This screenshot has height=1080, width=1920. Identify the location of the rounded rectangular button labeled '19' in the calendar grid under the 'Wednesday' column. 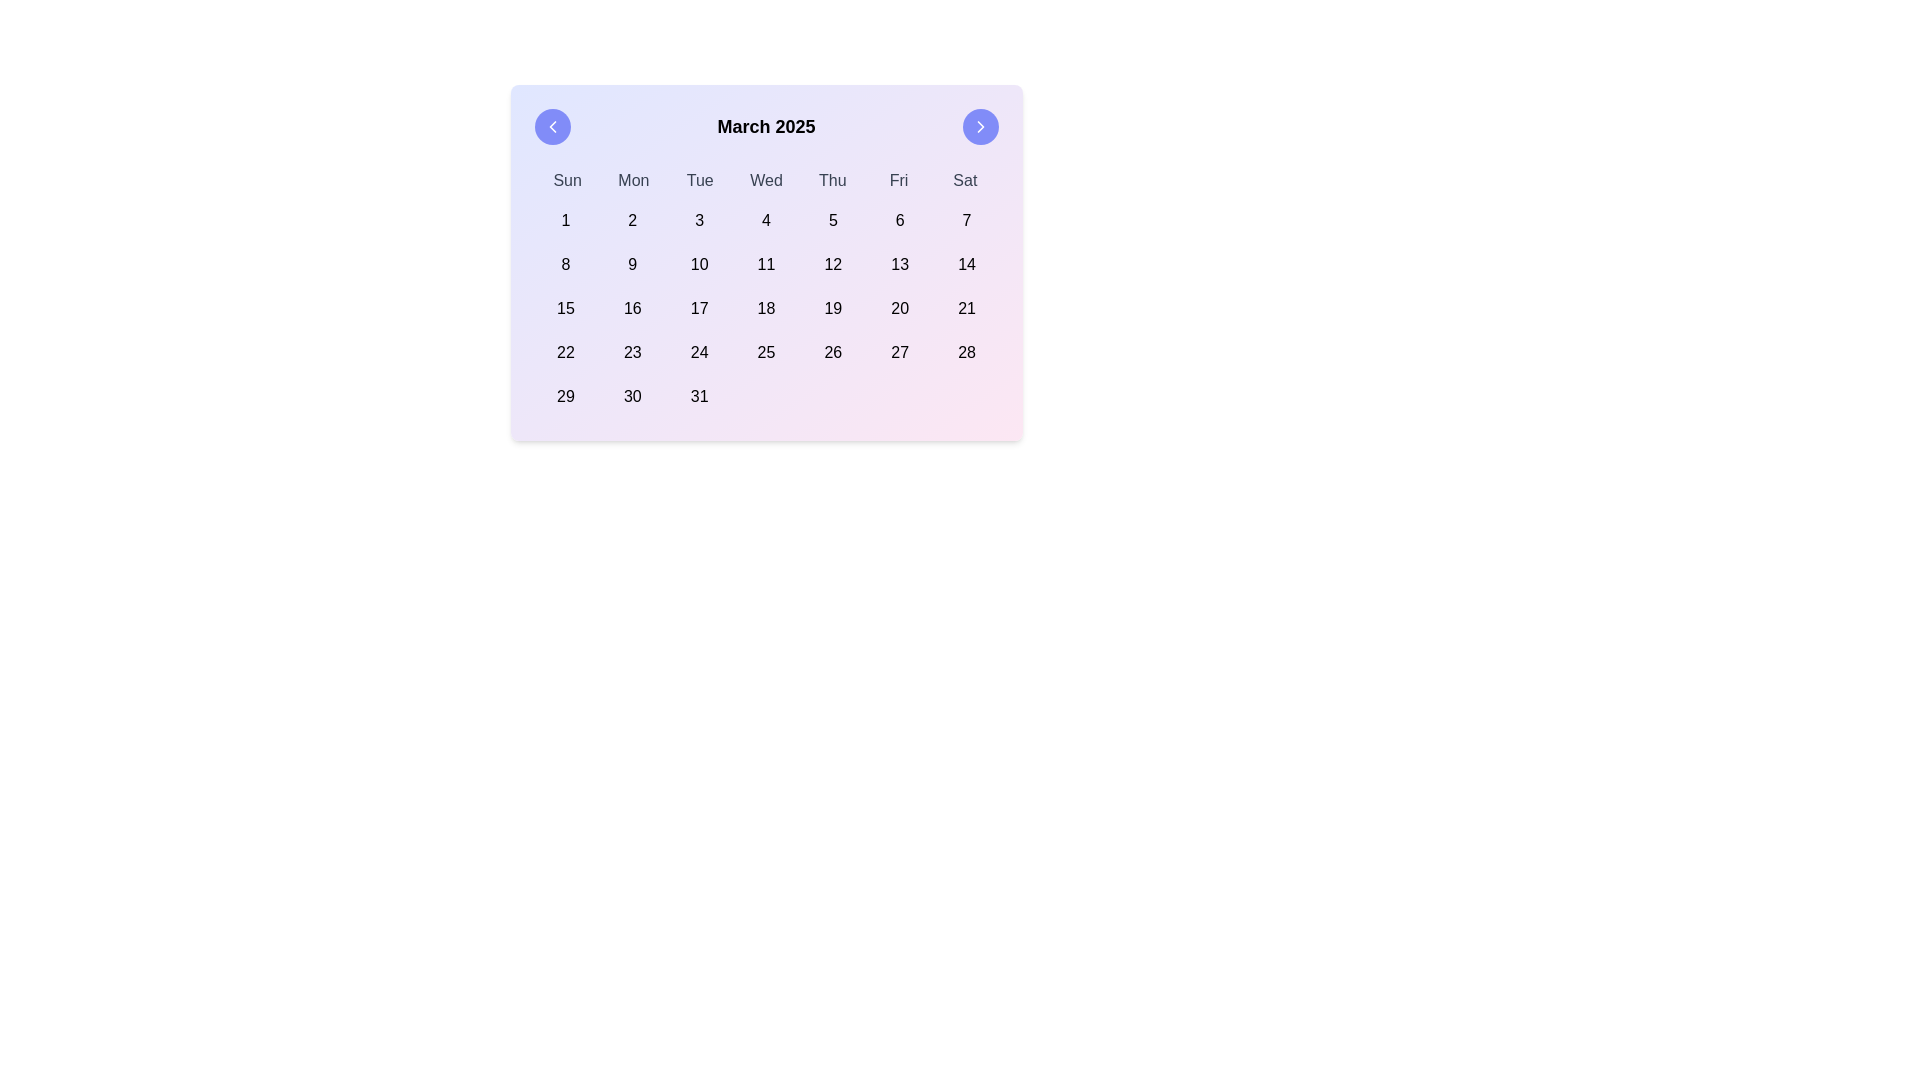
(833, 308).